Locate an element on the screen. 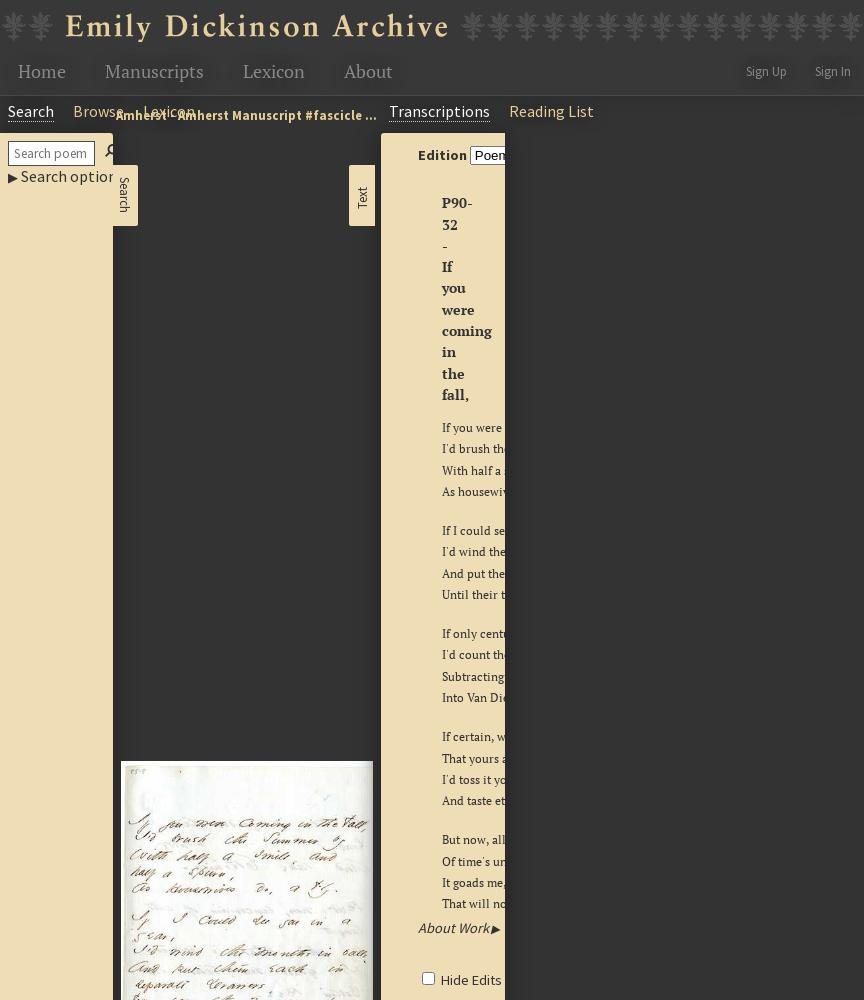  'With half a smile and half a spurn,' is located at coordinates (533, 468).